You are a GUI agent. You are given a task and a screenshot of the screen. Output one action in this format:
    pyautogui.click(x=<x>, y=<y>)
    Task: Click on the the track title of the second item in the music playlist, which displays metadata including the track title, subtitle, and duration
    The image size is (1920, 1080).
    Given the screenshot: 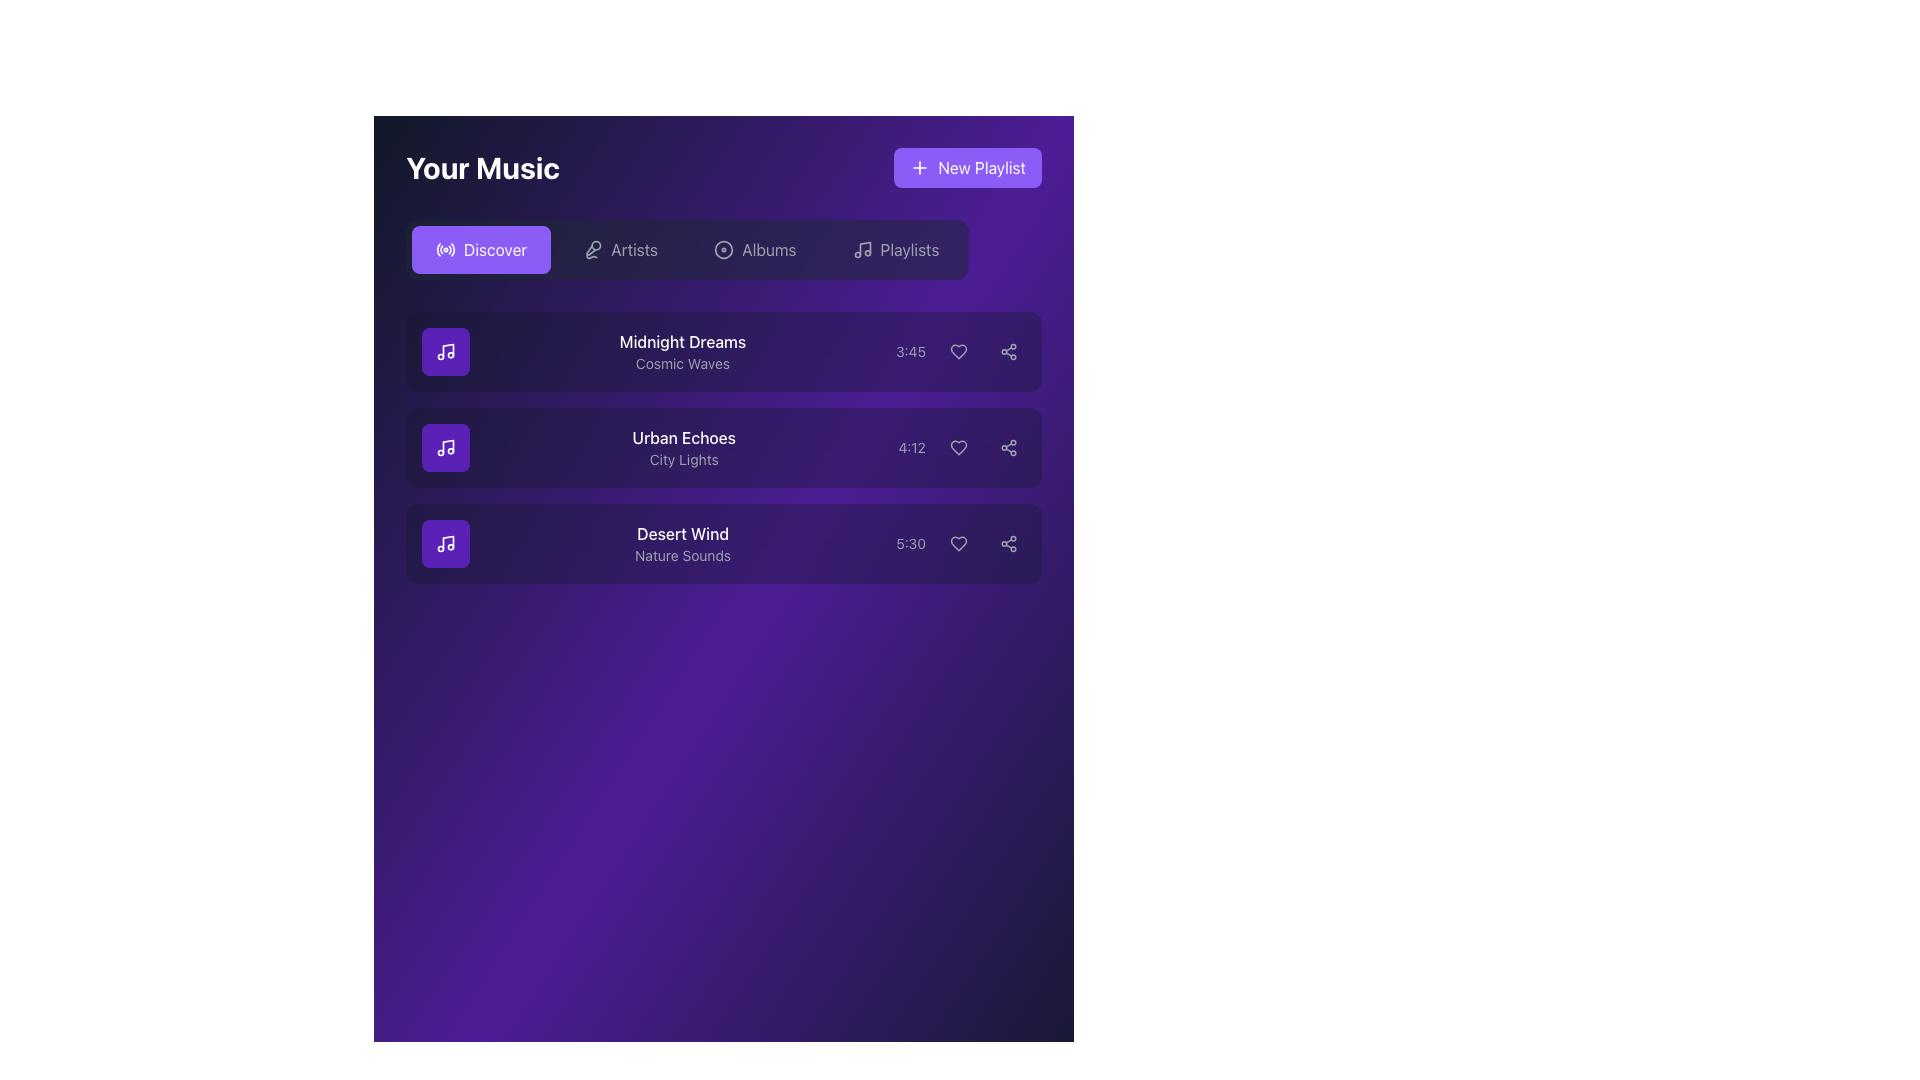 What is the action you would take?
    pyautogui.click(x=723, y=446)
    